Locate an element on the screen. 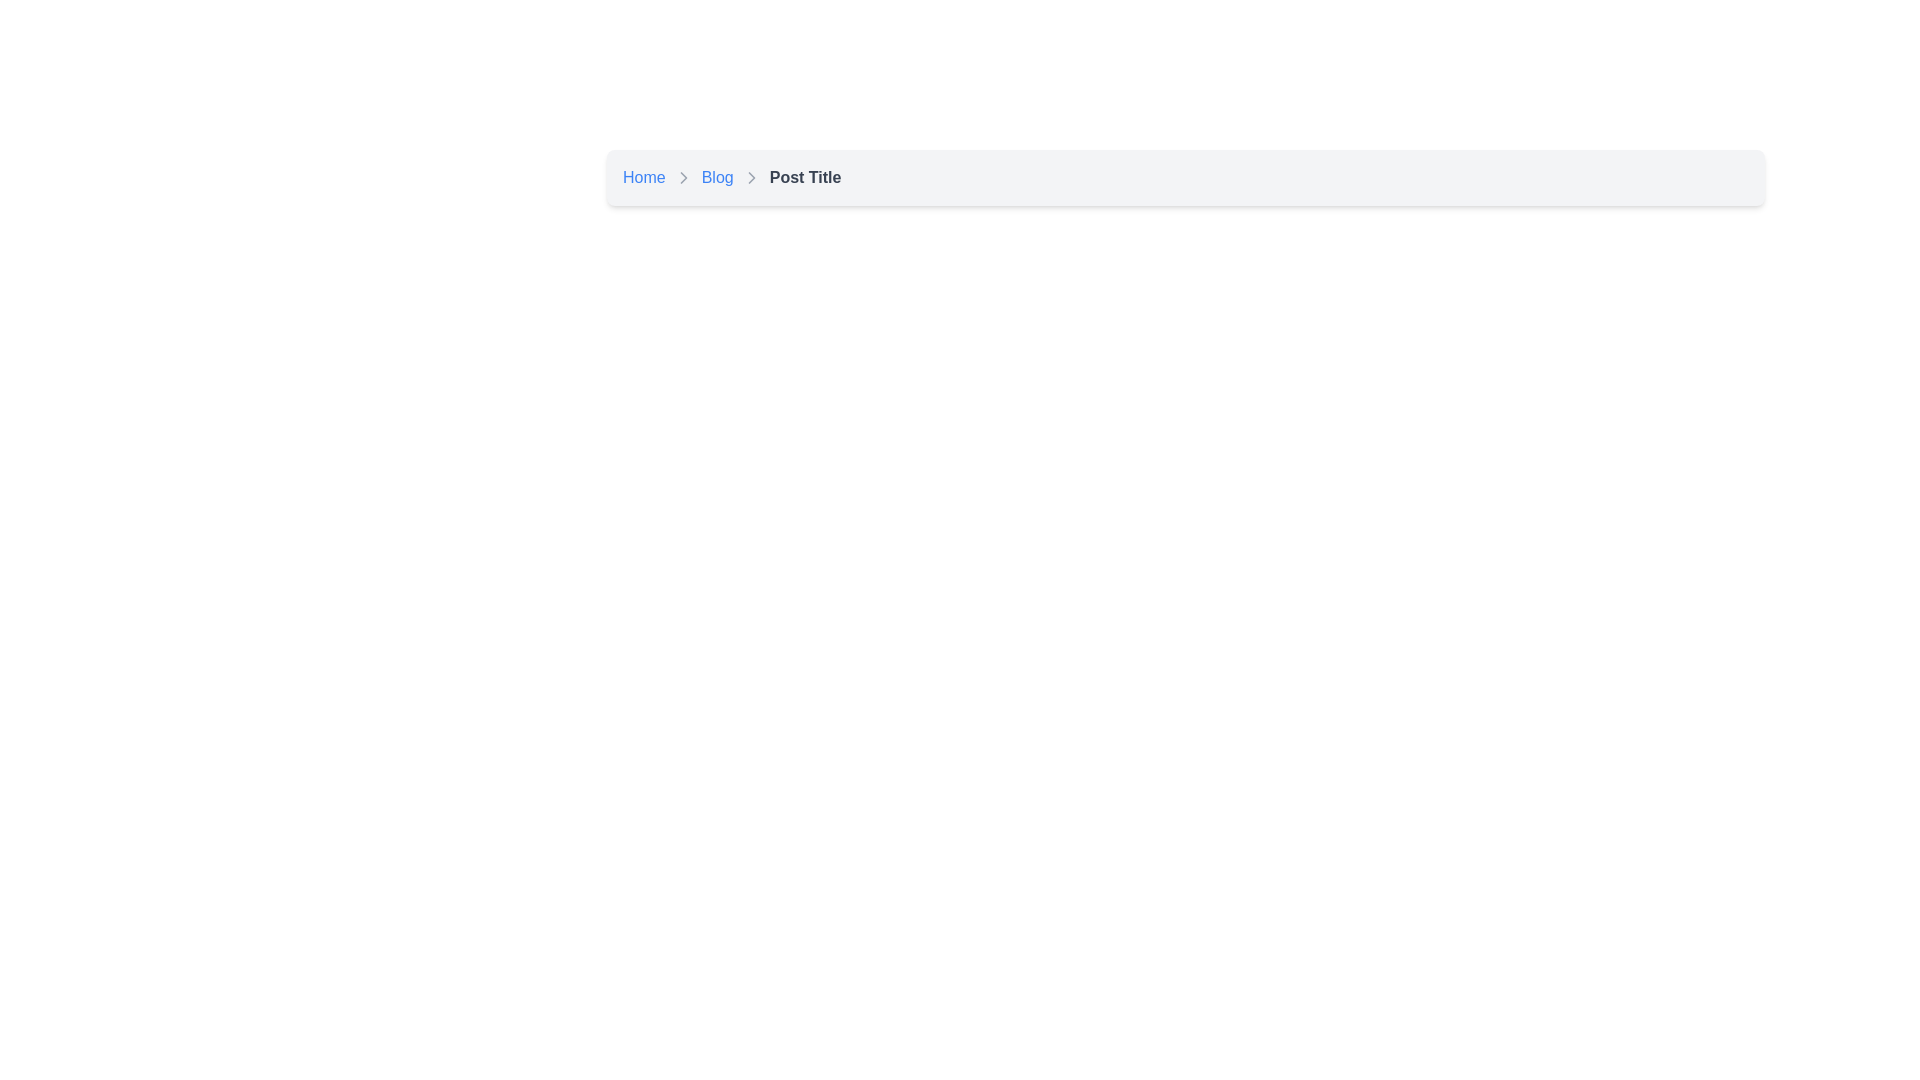 The image size is (1920, 1080). the Breadcrumb Separator Icon that separates the 'Blog' text link and the 'Post Title' text in the breadcrumb navigation bar is located at coordinates (750, 176).